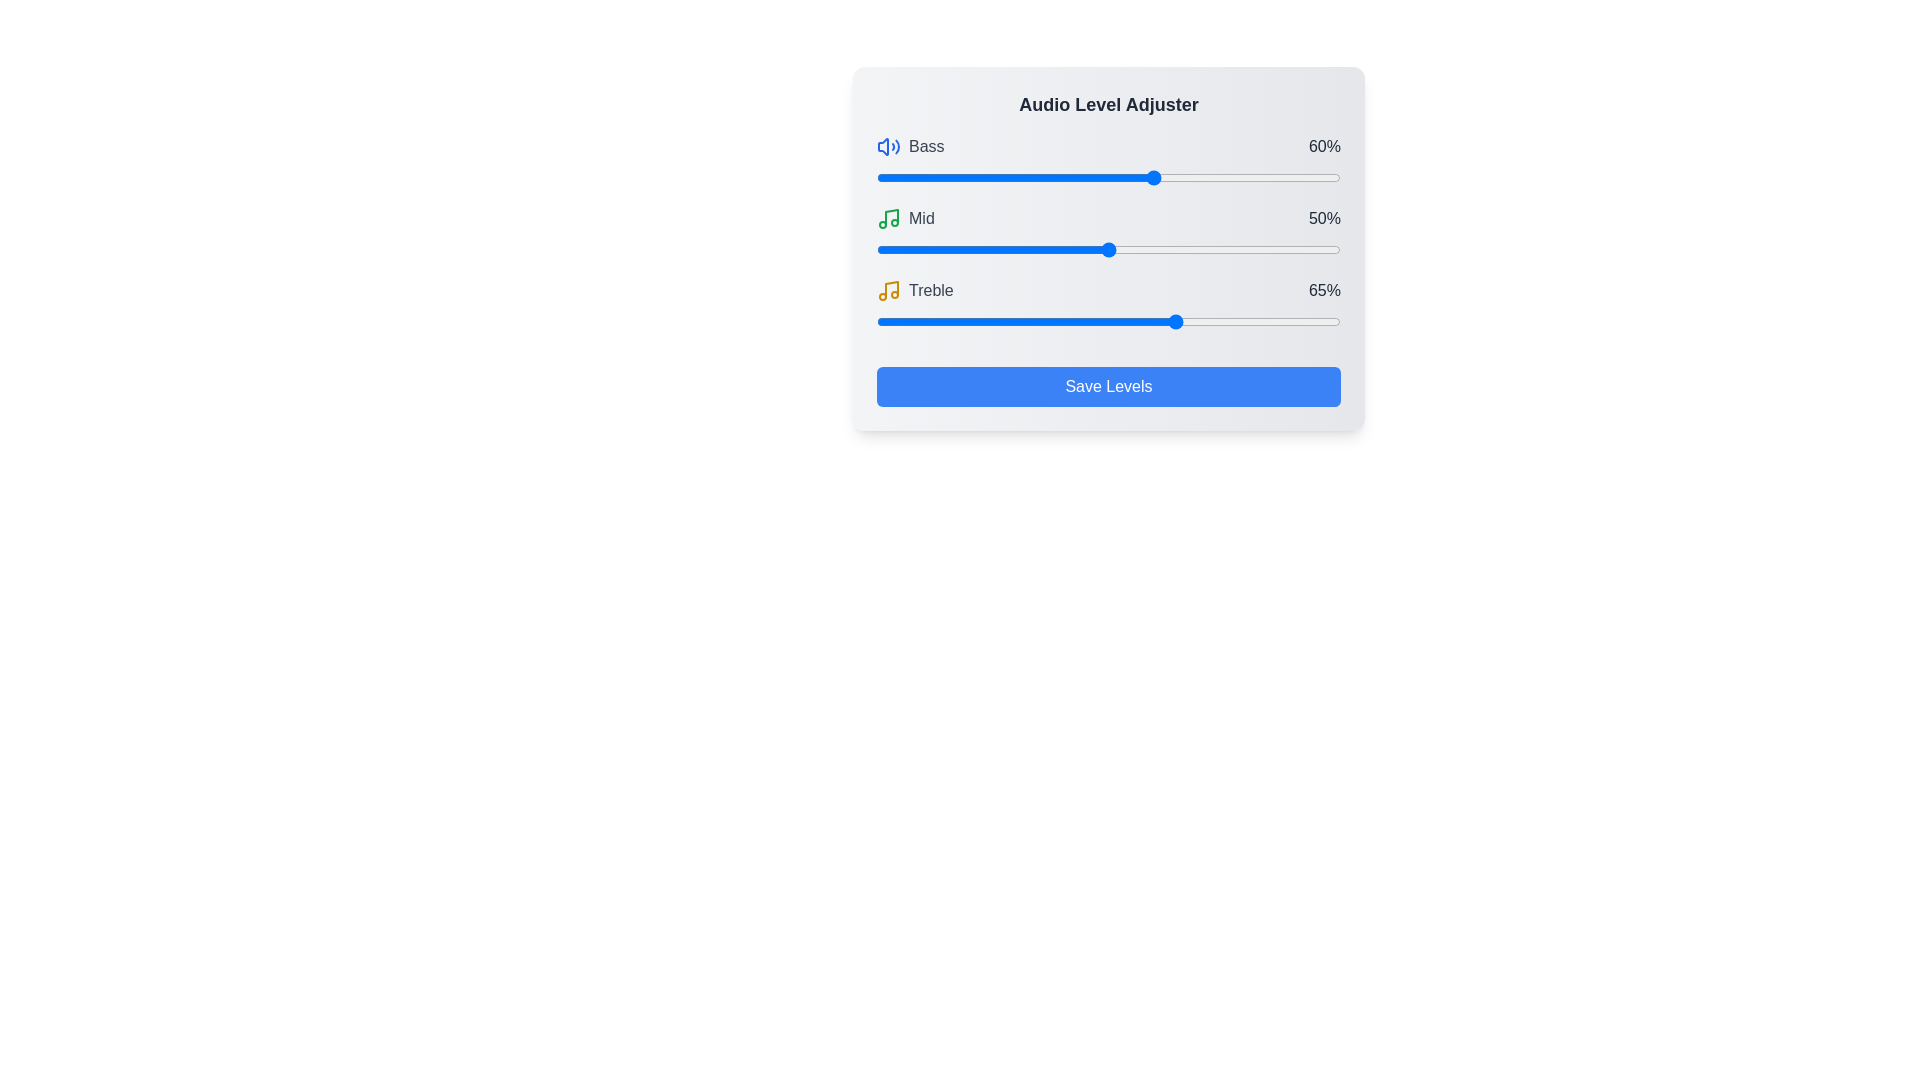 The height and width of the screenshot is (1080, 1920). Describe the element at coordinates (1103, 320) in the screenshot. I see `the slider` at that location.